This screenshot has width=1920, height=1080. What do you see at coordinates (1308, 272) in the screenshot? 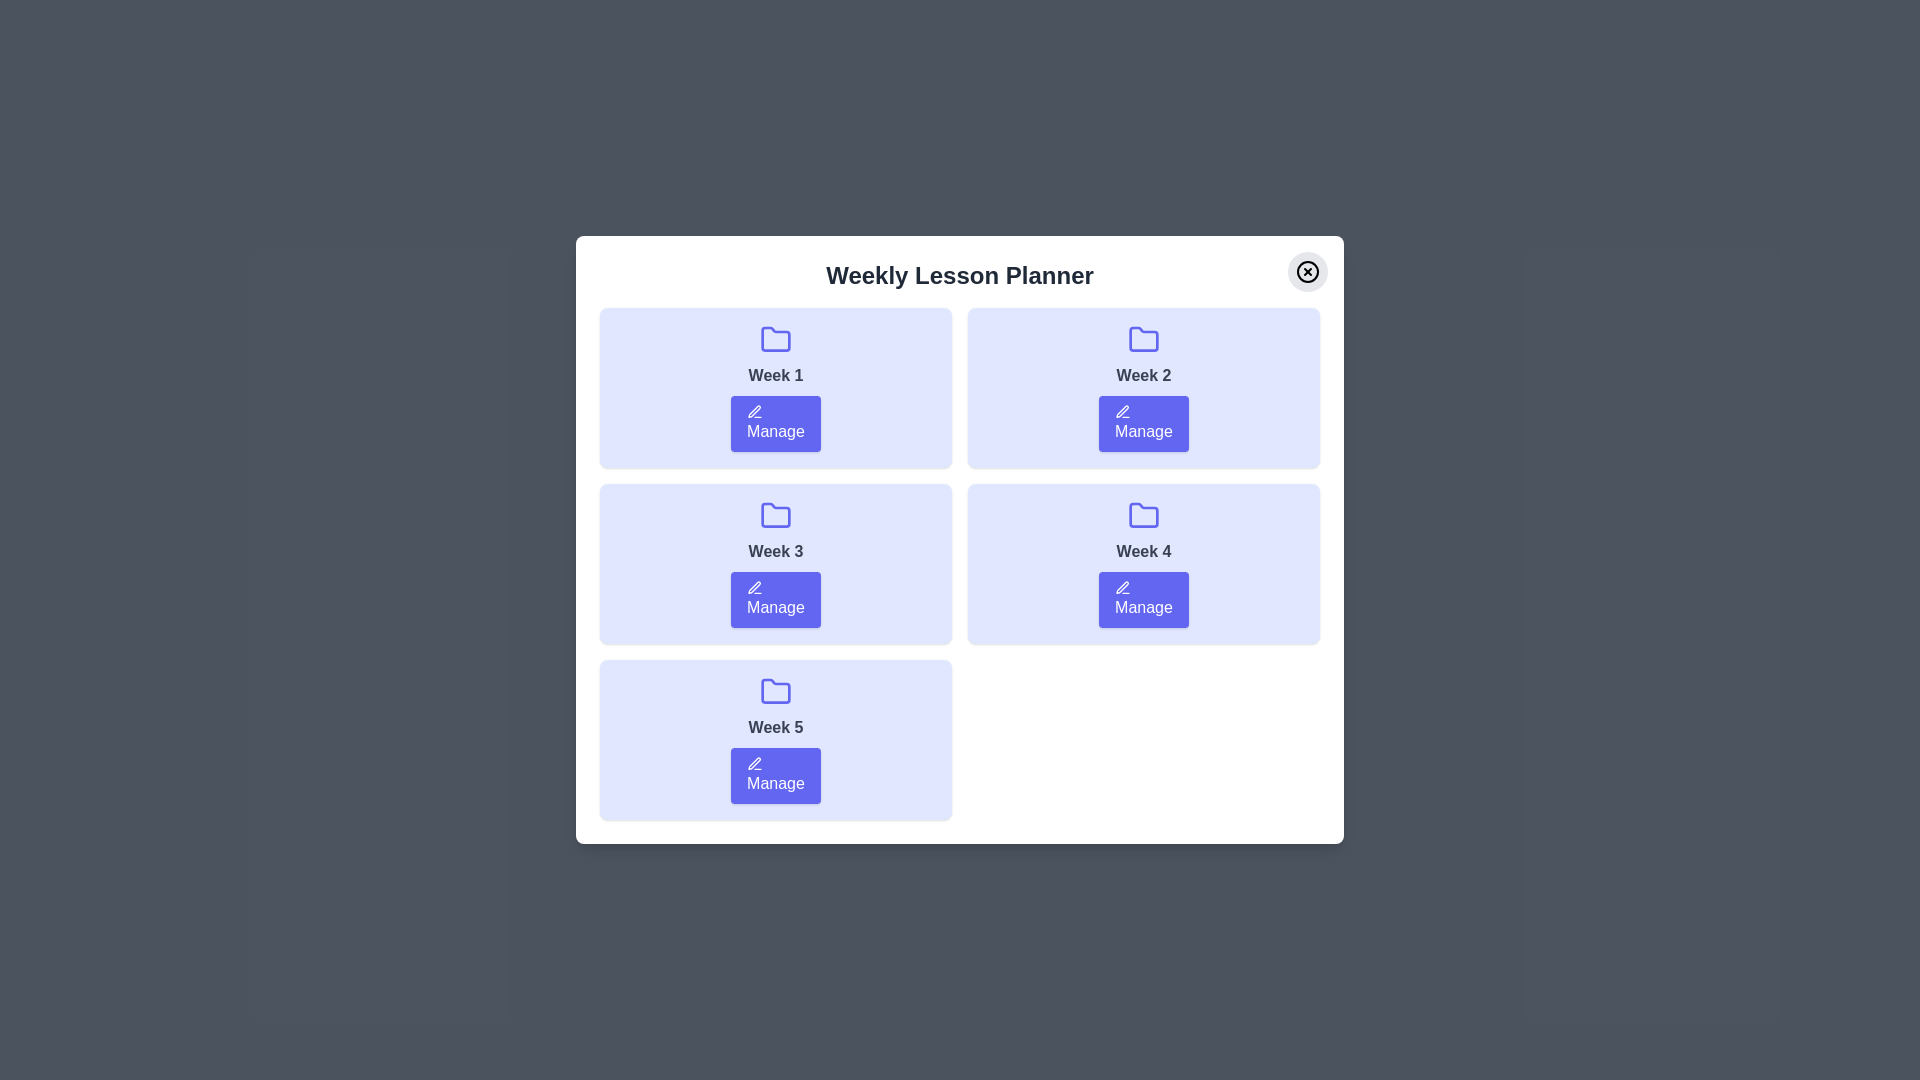
I see `the close button in the top-right corner of the dialog to close it` at bounding box center [1308, 272].